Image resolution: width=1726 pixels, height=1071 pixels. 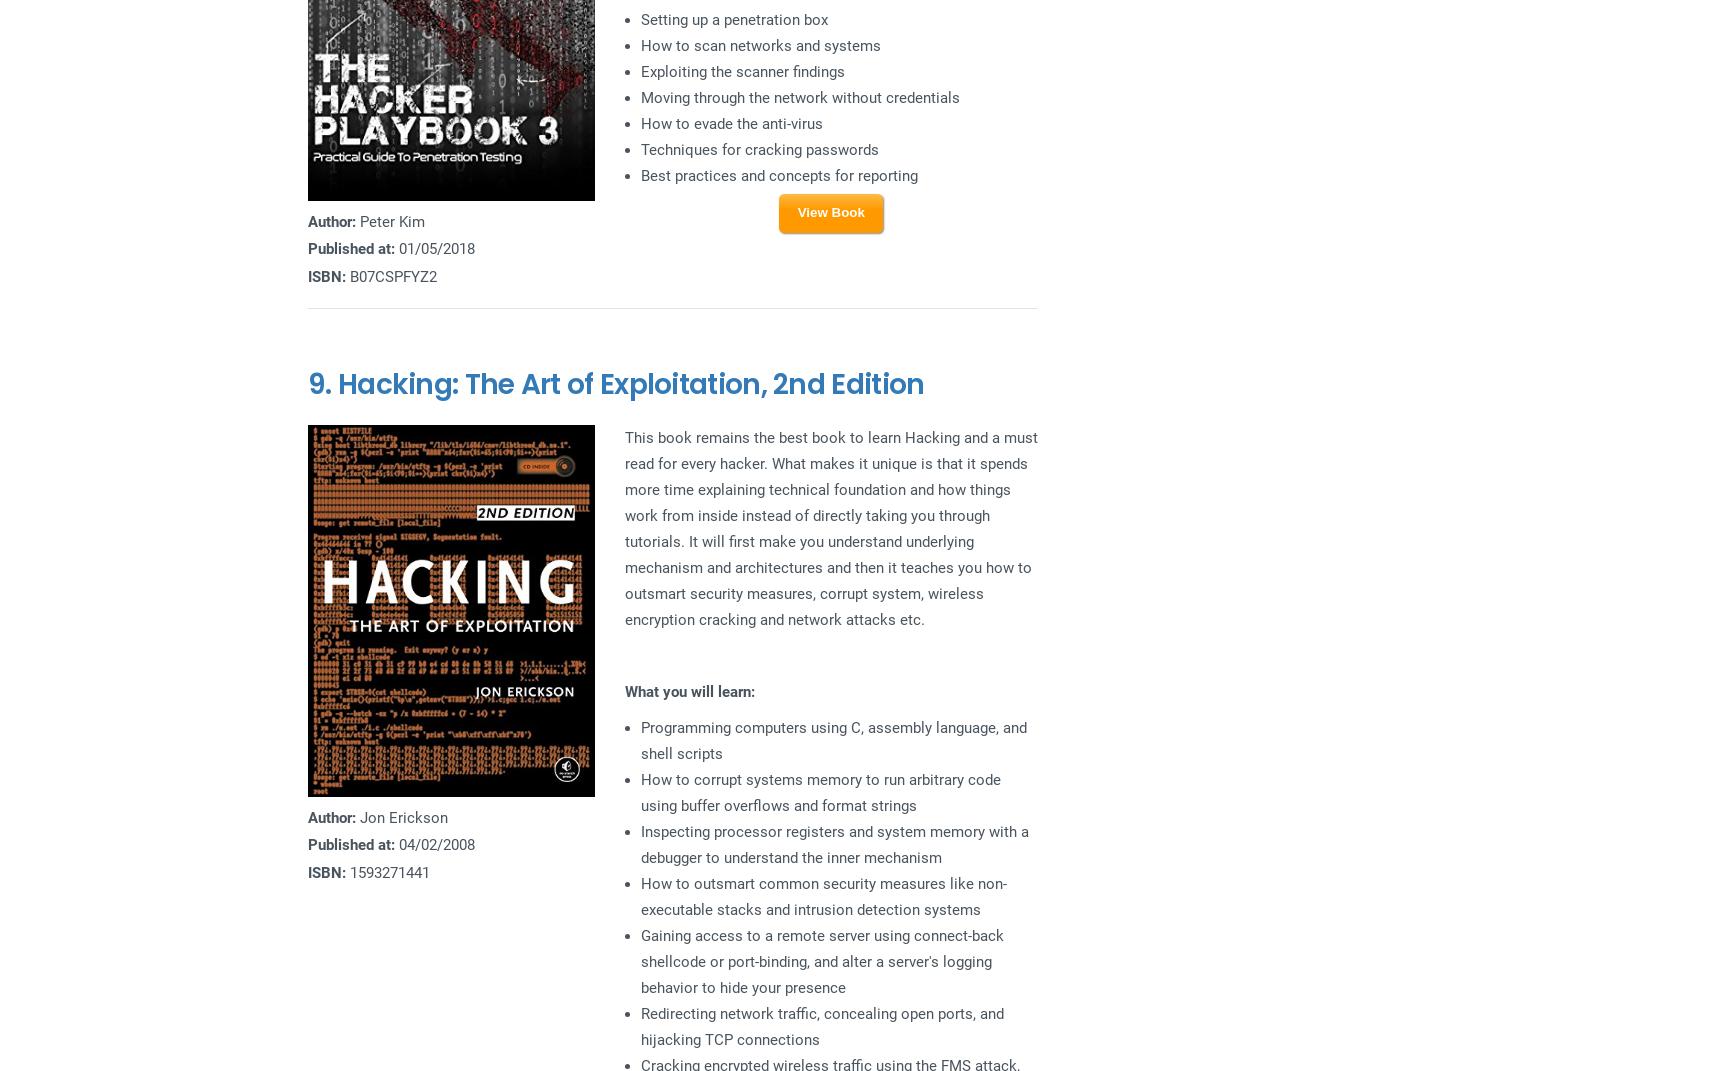 What do you see at coordinates (821, 895) in the screenshot?
I see `'How to outsmart common security measures like non-executable stacks and intrusion detection systems'` at bounding box center [821, 895].